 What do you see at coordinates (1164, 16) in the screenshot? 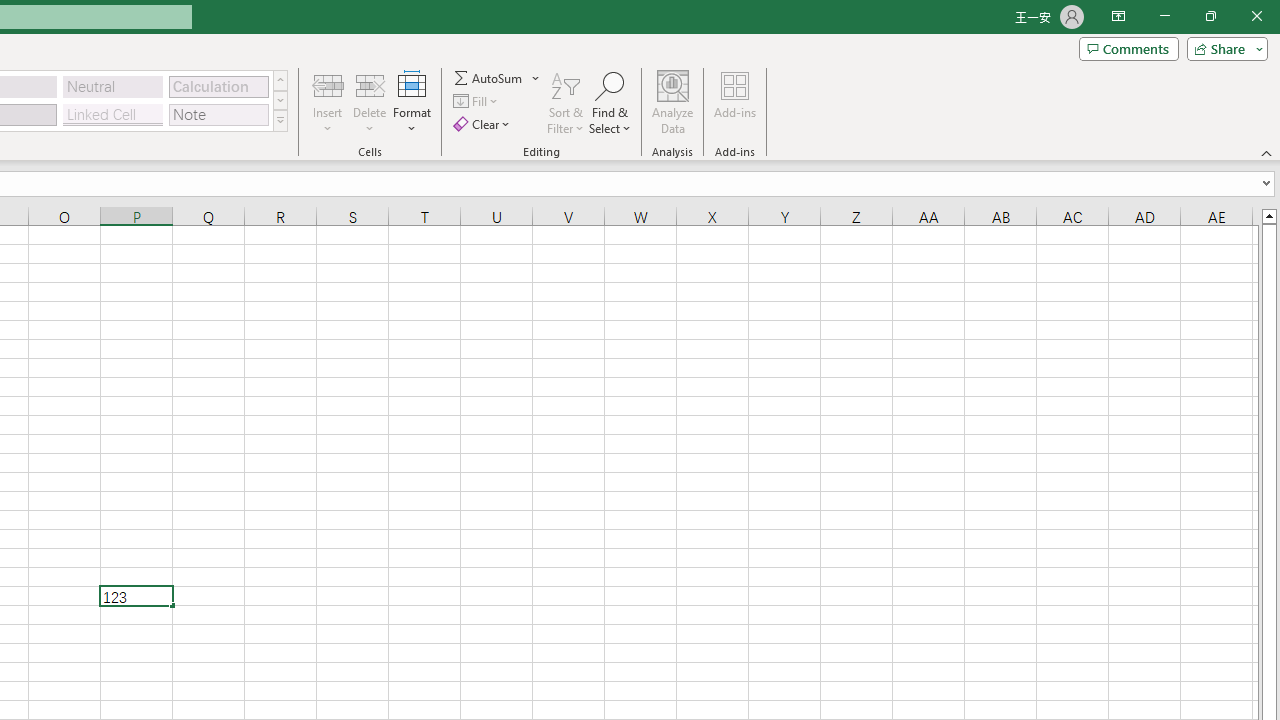
I see `'Minimize'` at bounding box center [1164, 16].